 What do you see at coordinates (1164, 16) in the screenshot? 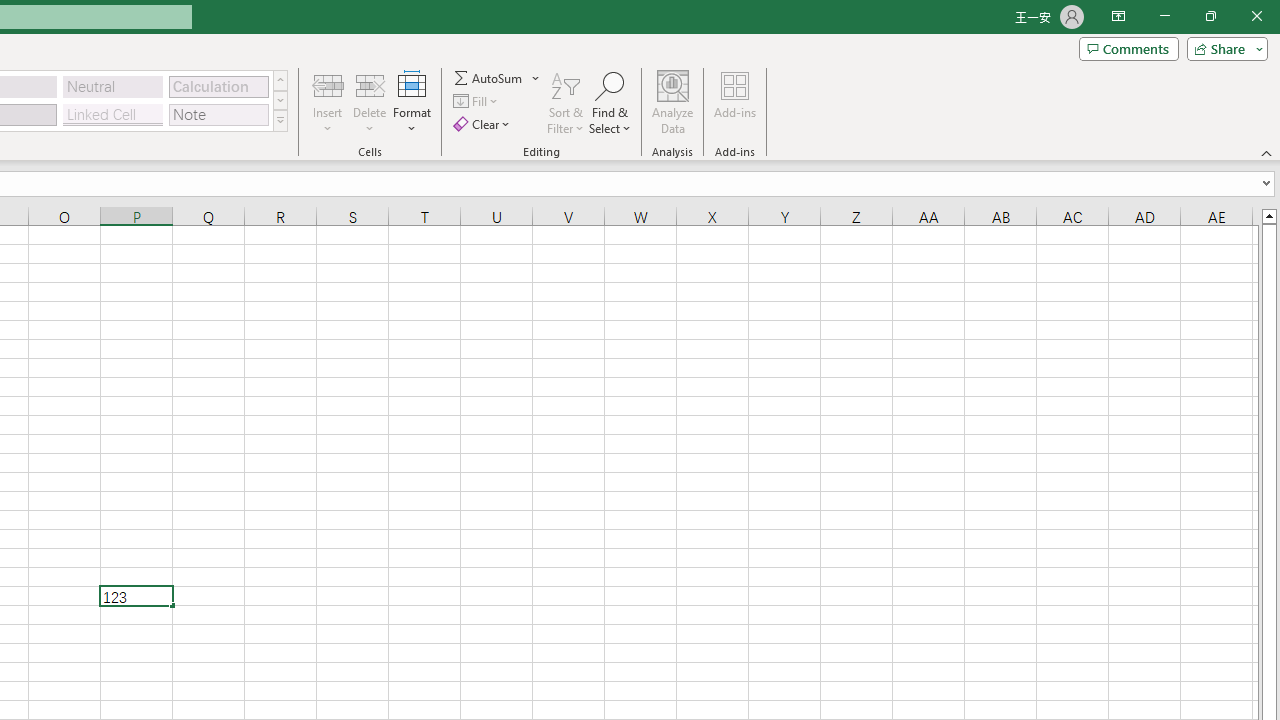
I see `'Minimize'` at bounding box center [1164, 16].